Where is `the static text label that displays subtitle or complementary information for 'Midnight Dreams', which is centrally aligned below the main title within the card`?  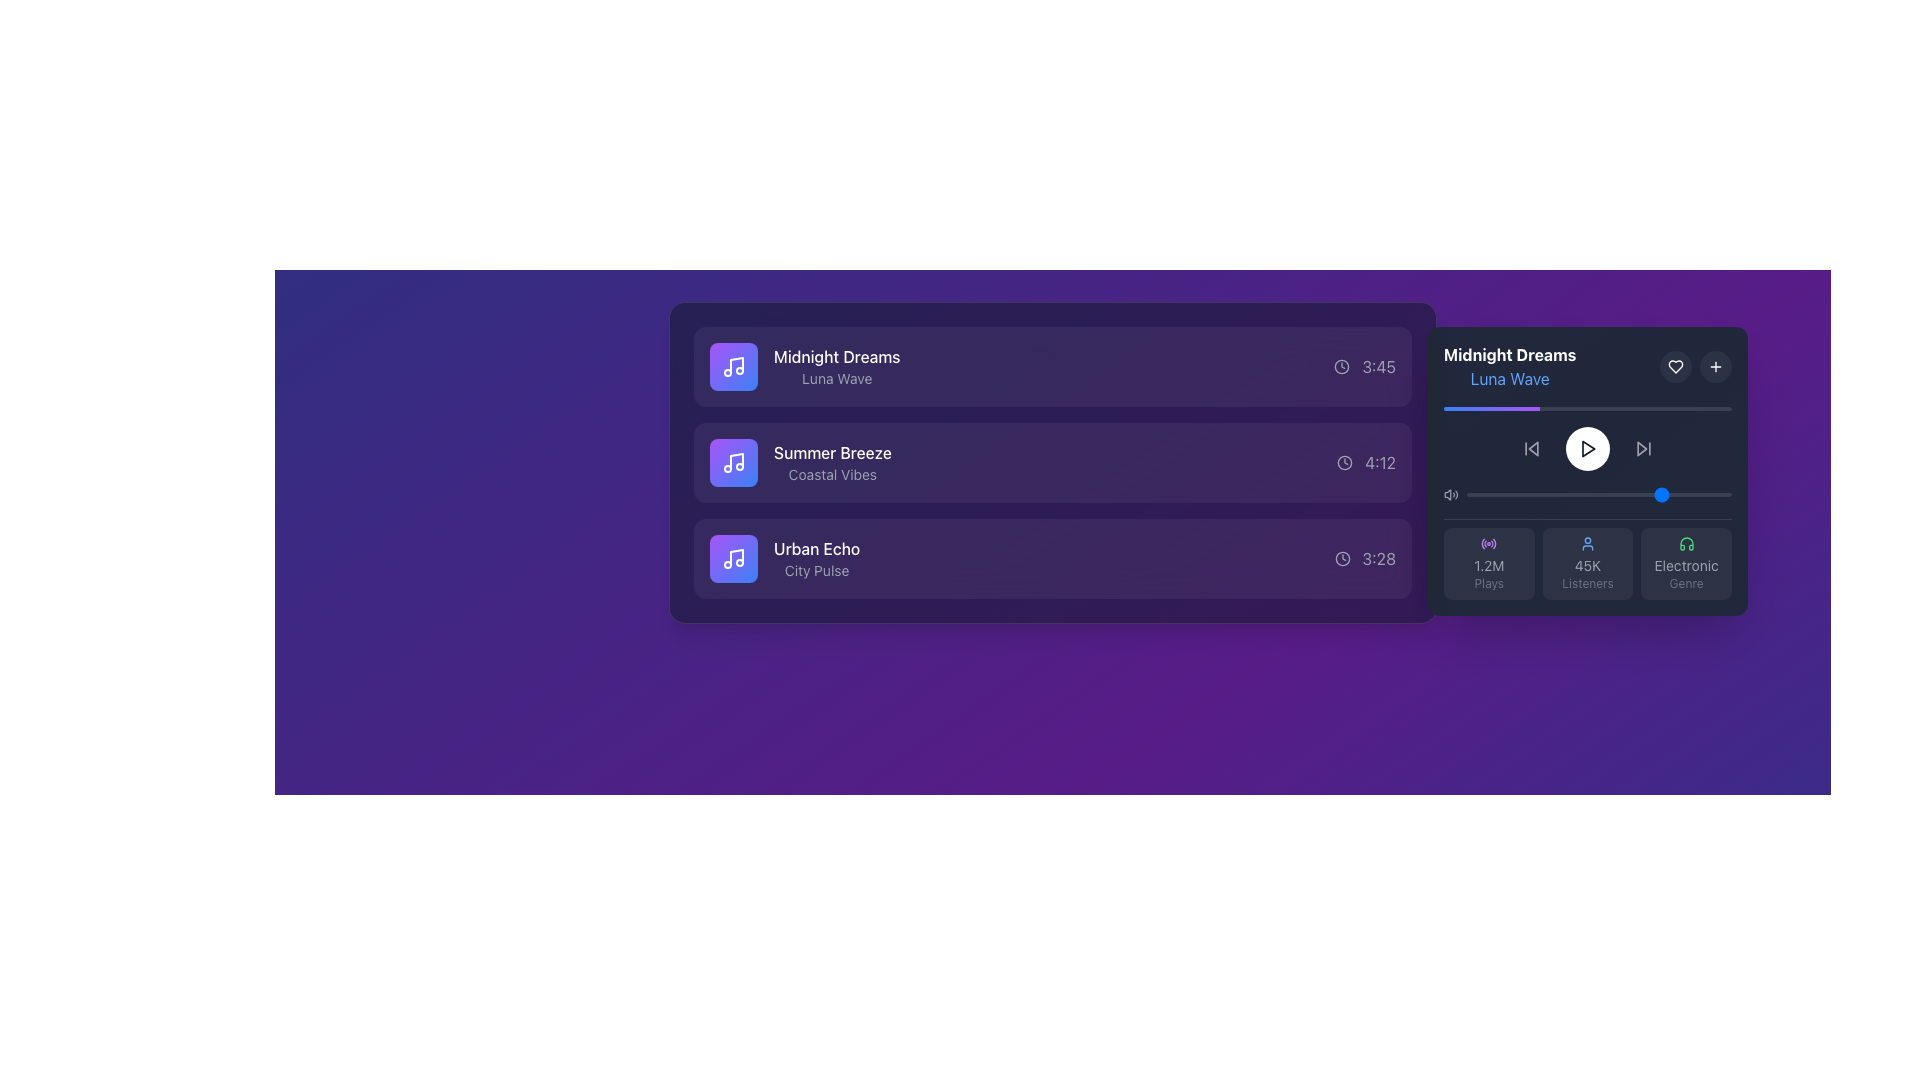
the static text label that displays subtitle or complementary information for 'Midnight Dreams', which is centrally aligned below the main title within the card is located at coordinates (837, 378).